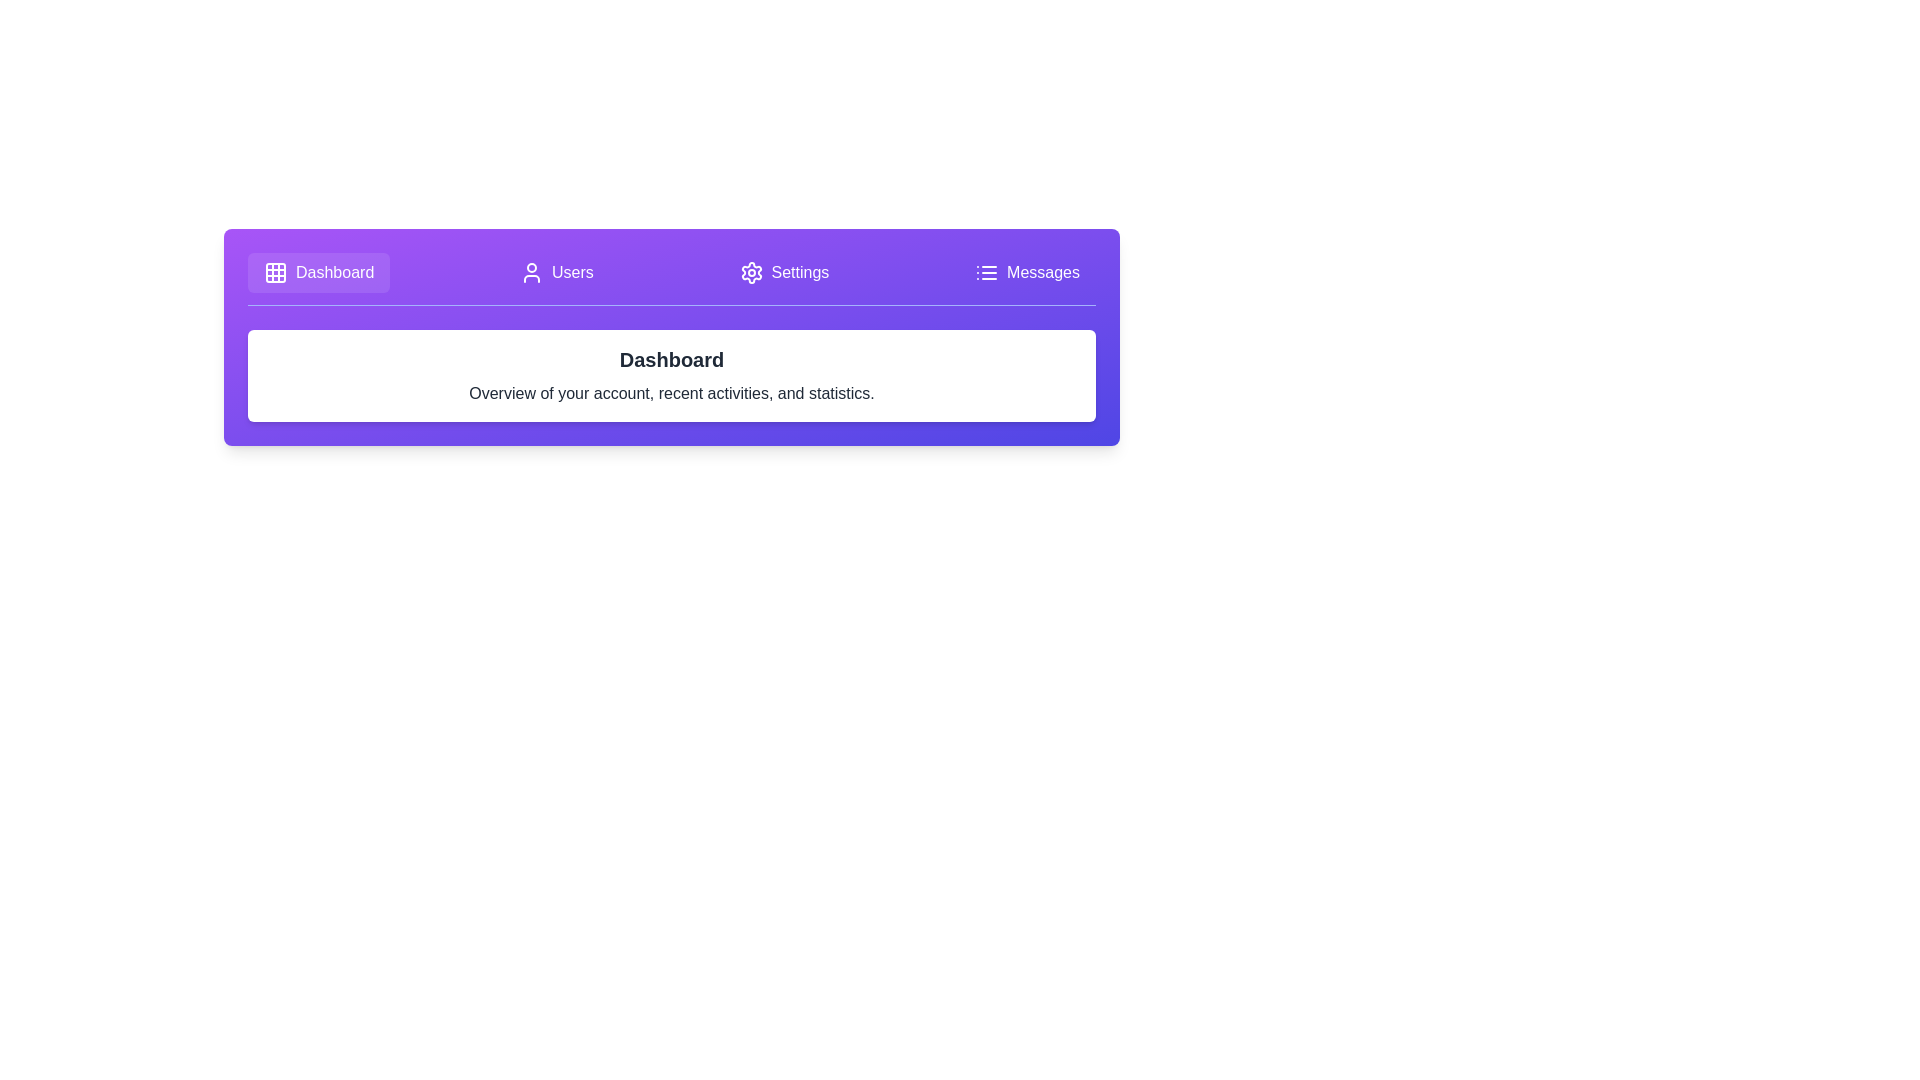  I want to click on the gear icon located to the left of the 'Settings' text in the navigation bar, so click(750, 273).